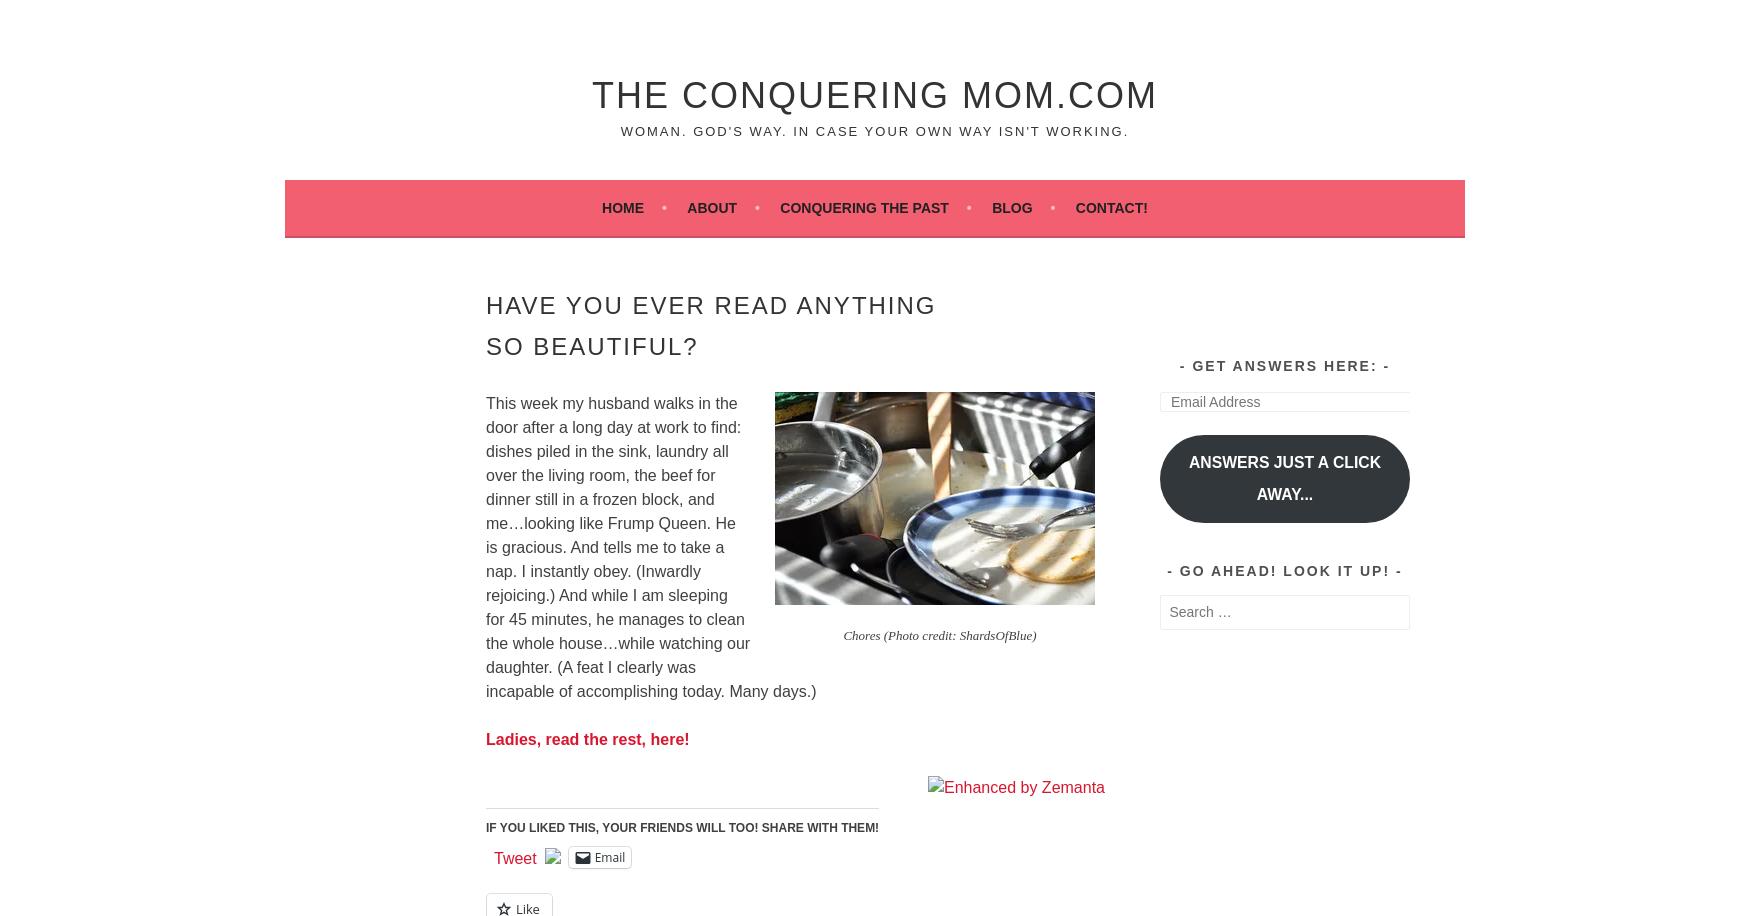 The image size is (1750, 916). What do you see at coordinates (623, 206) in the screenshot?
I see `'Home'` at bounding box center [623, 206].